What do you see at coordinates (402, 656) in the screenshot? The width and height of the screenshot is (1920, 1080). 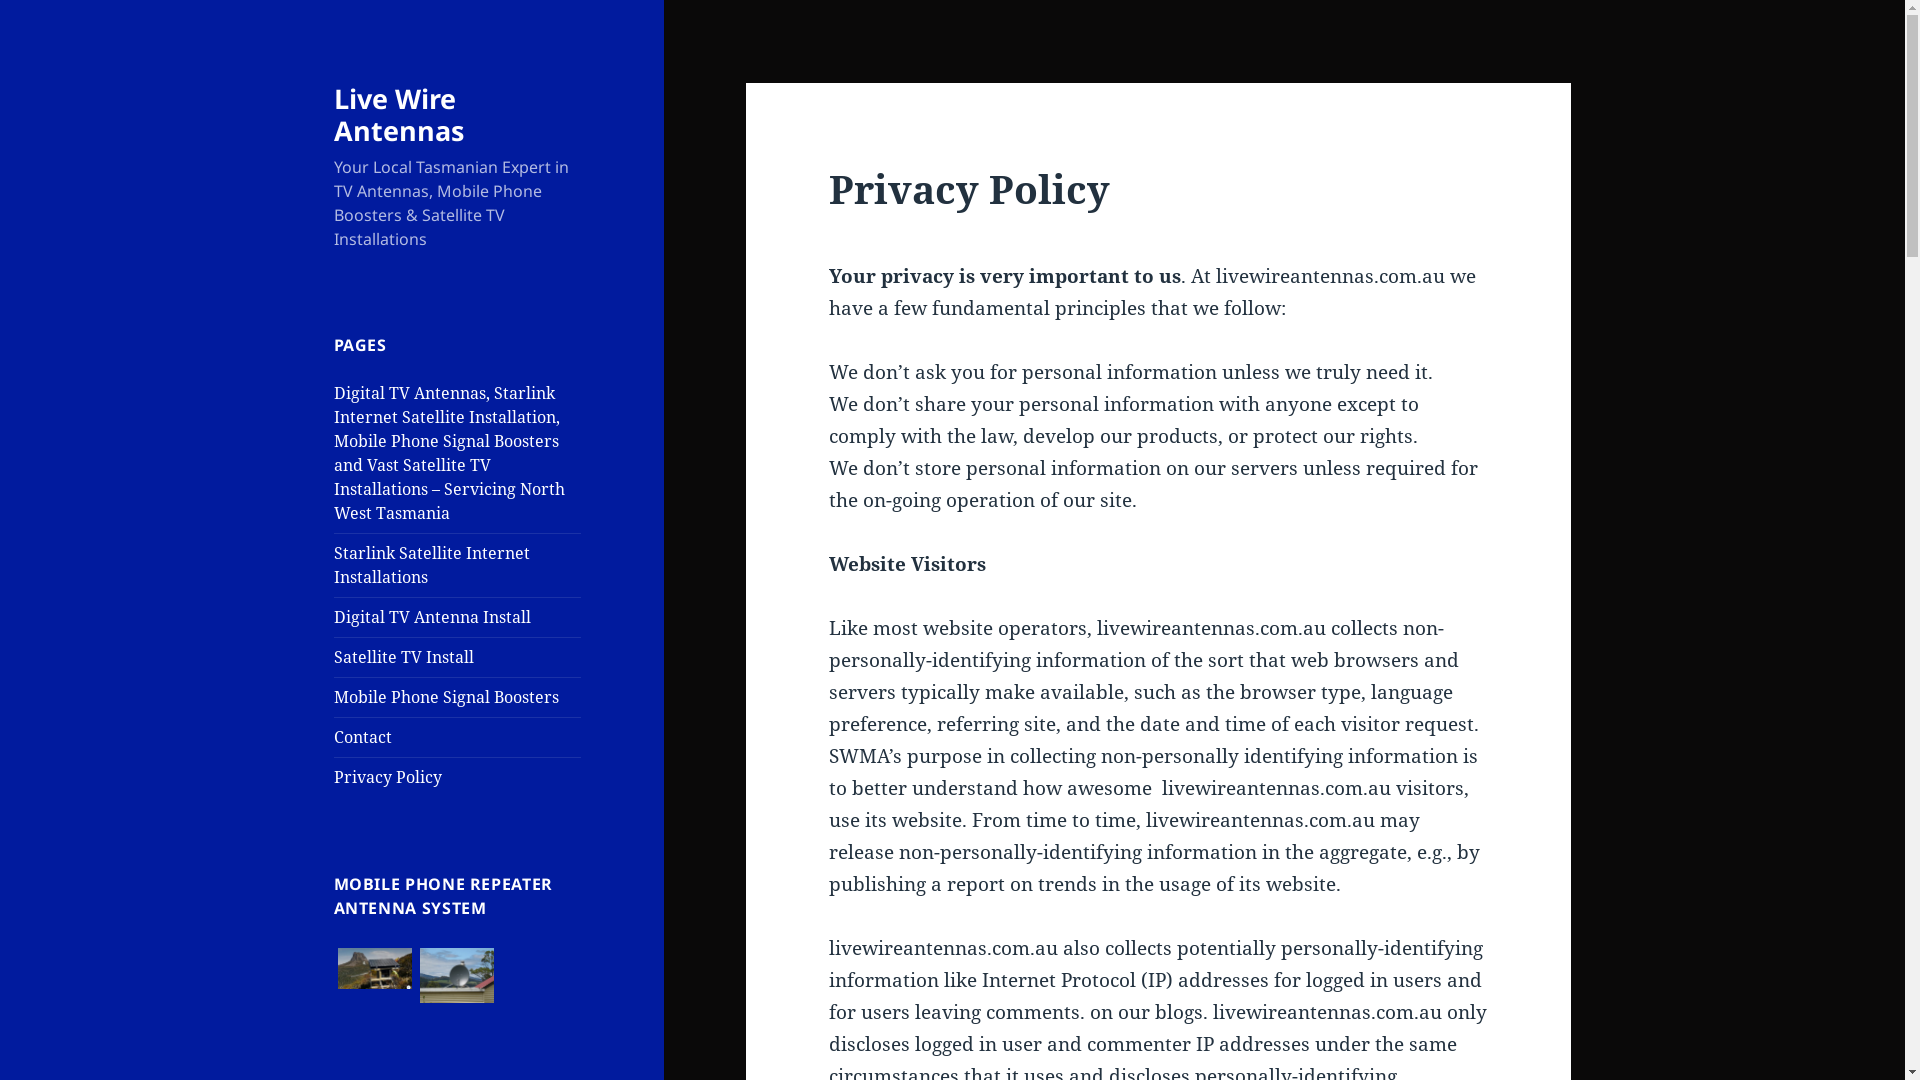 I see `'Satellite TV Install'` at bounding box center [402, 656].